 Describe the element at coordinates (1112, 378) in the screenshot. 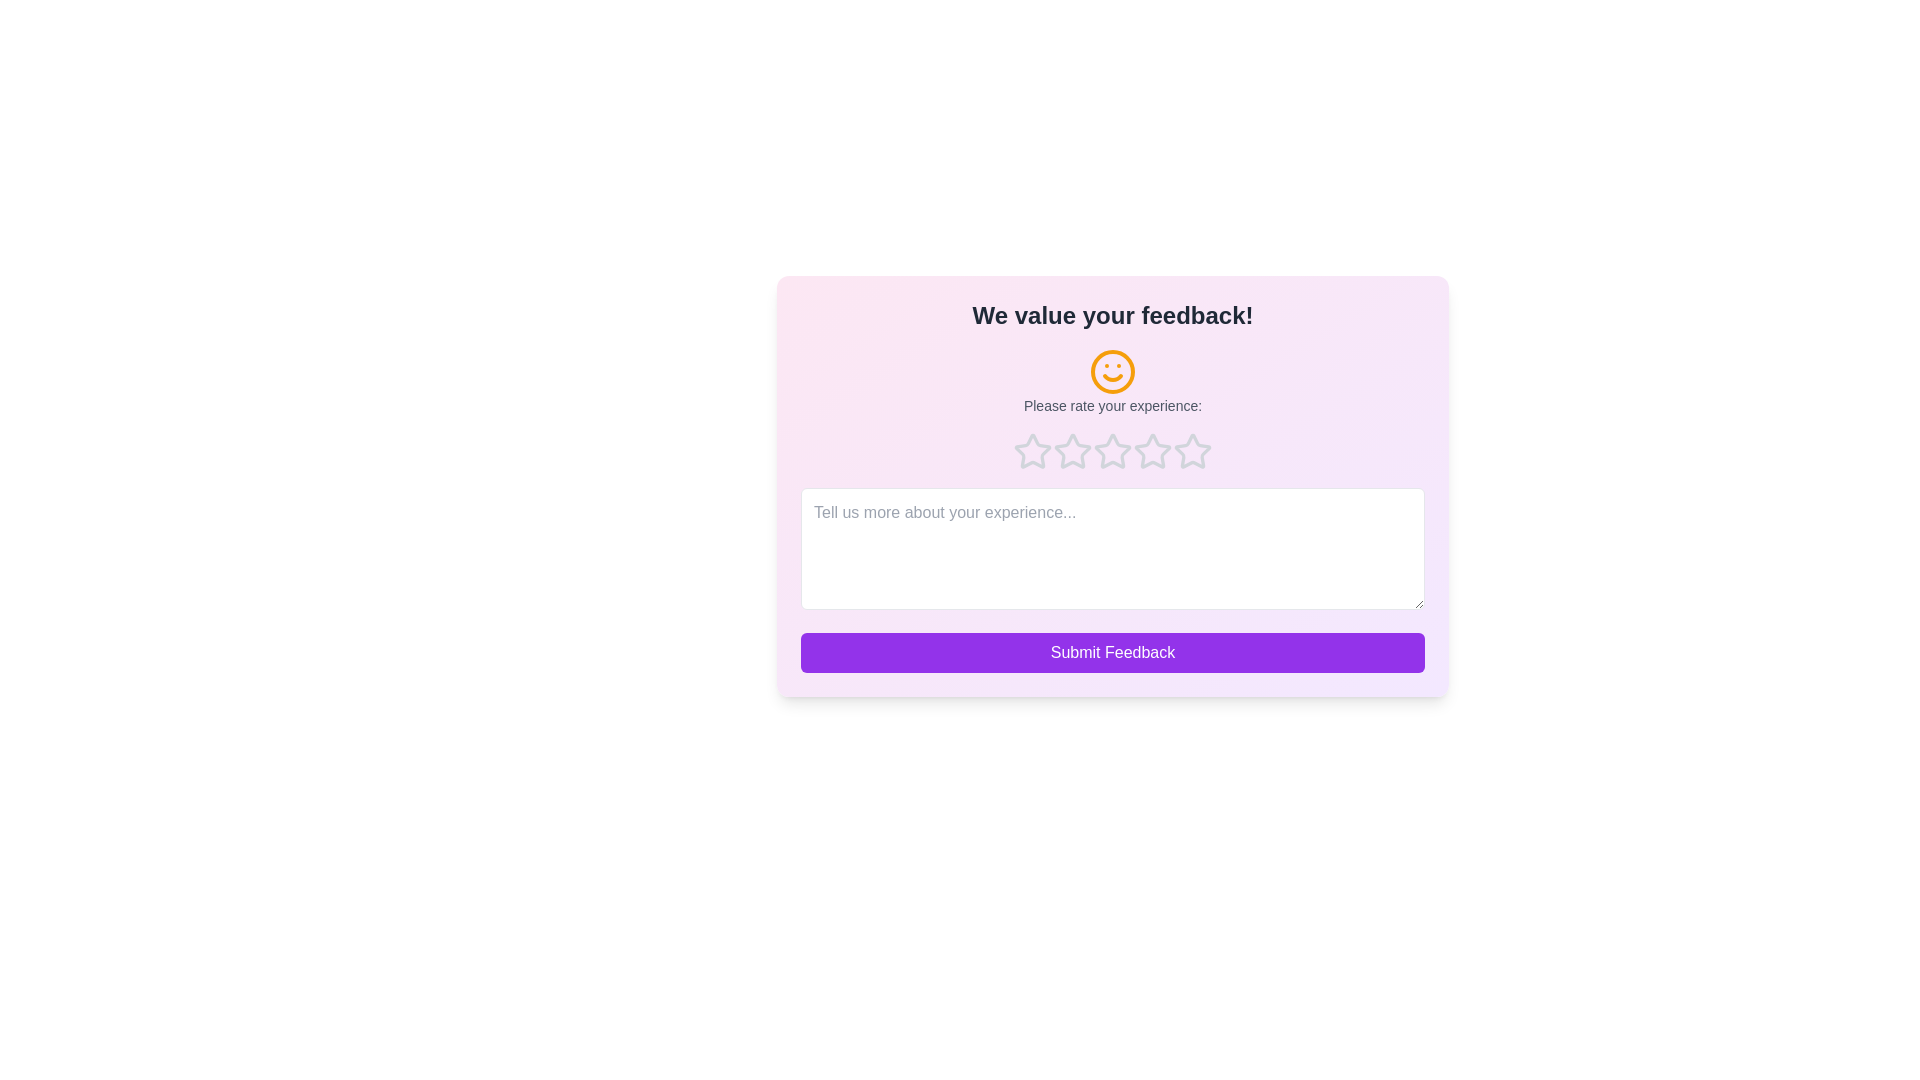

I see `the decorative graphical element representing a smile in the smiley face SVG graphic` at that location.